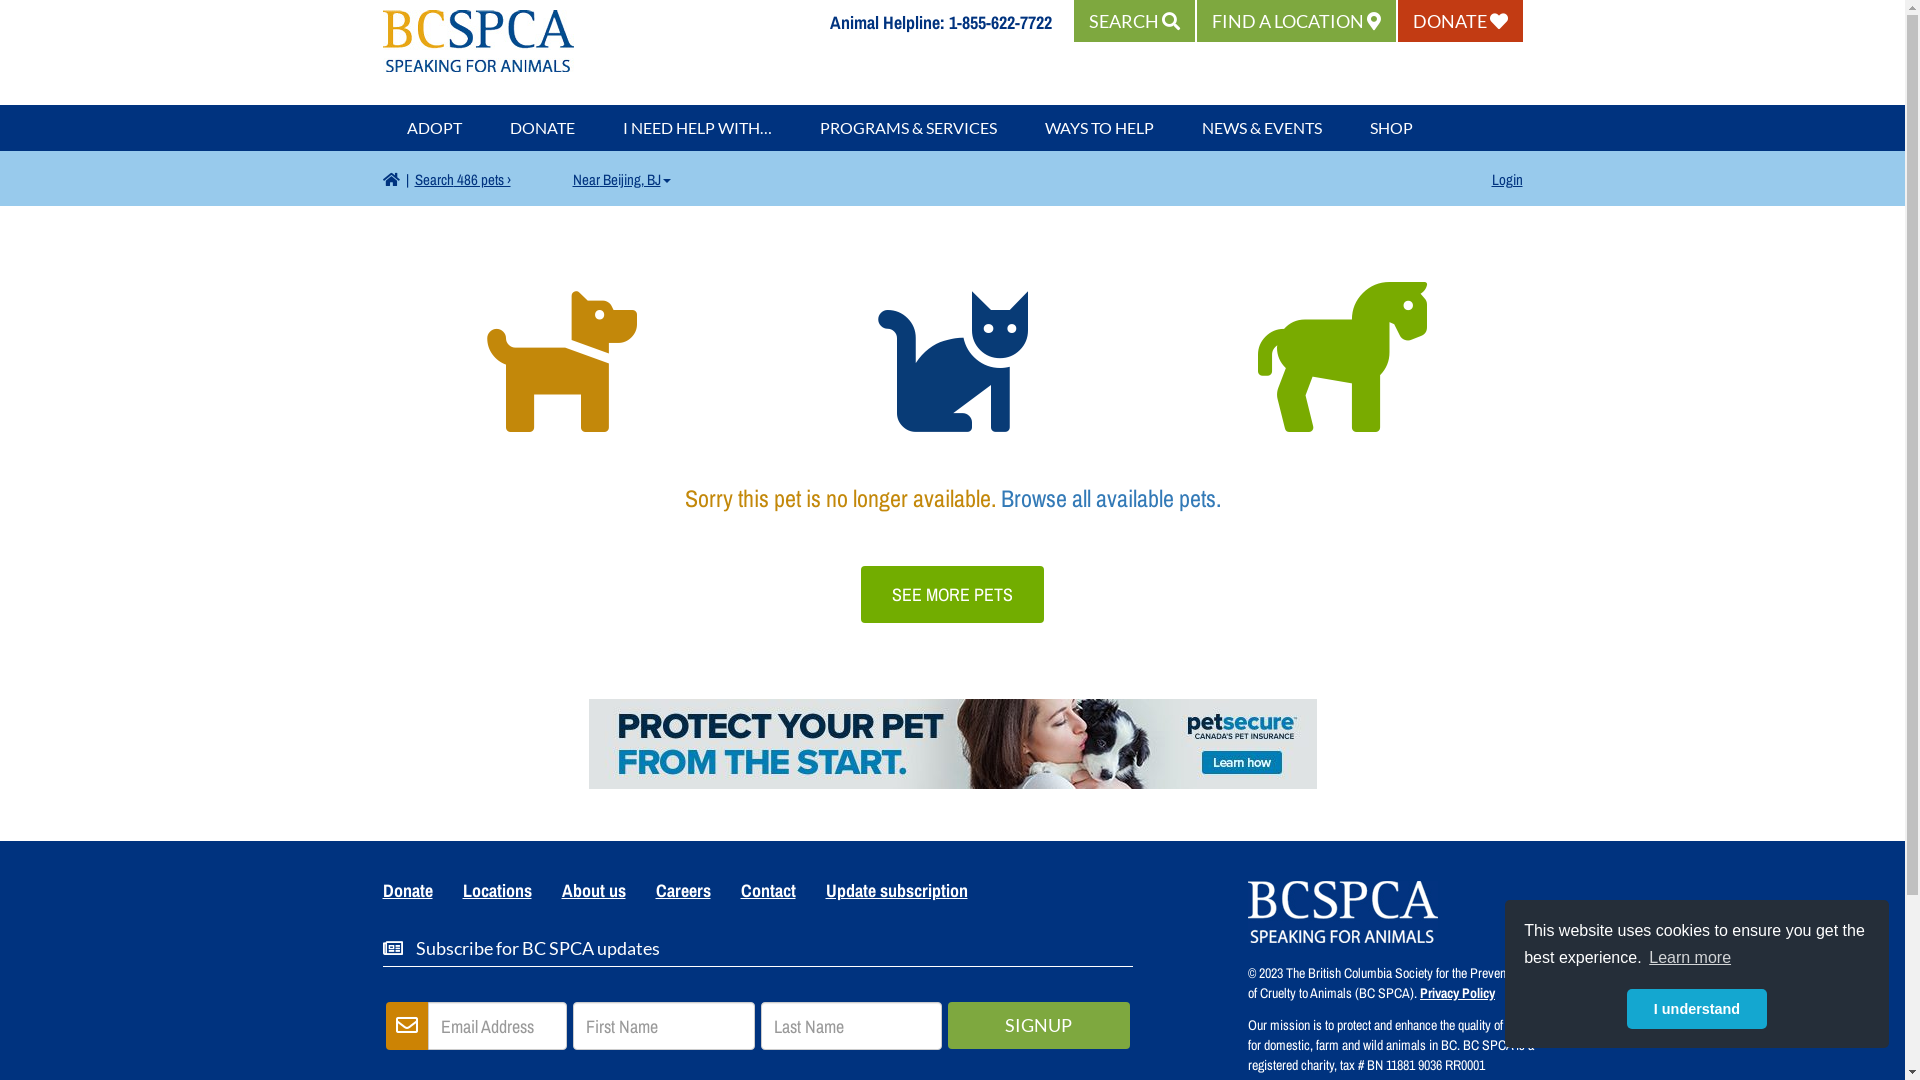 The image size is (1920, 1080). I want to click on 'Near Beijing, BJ', so click(619, 178).